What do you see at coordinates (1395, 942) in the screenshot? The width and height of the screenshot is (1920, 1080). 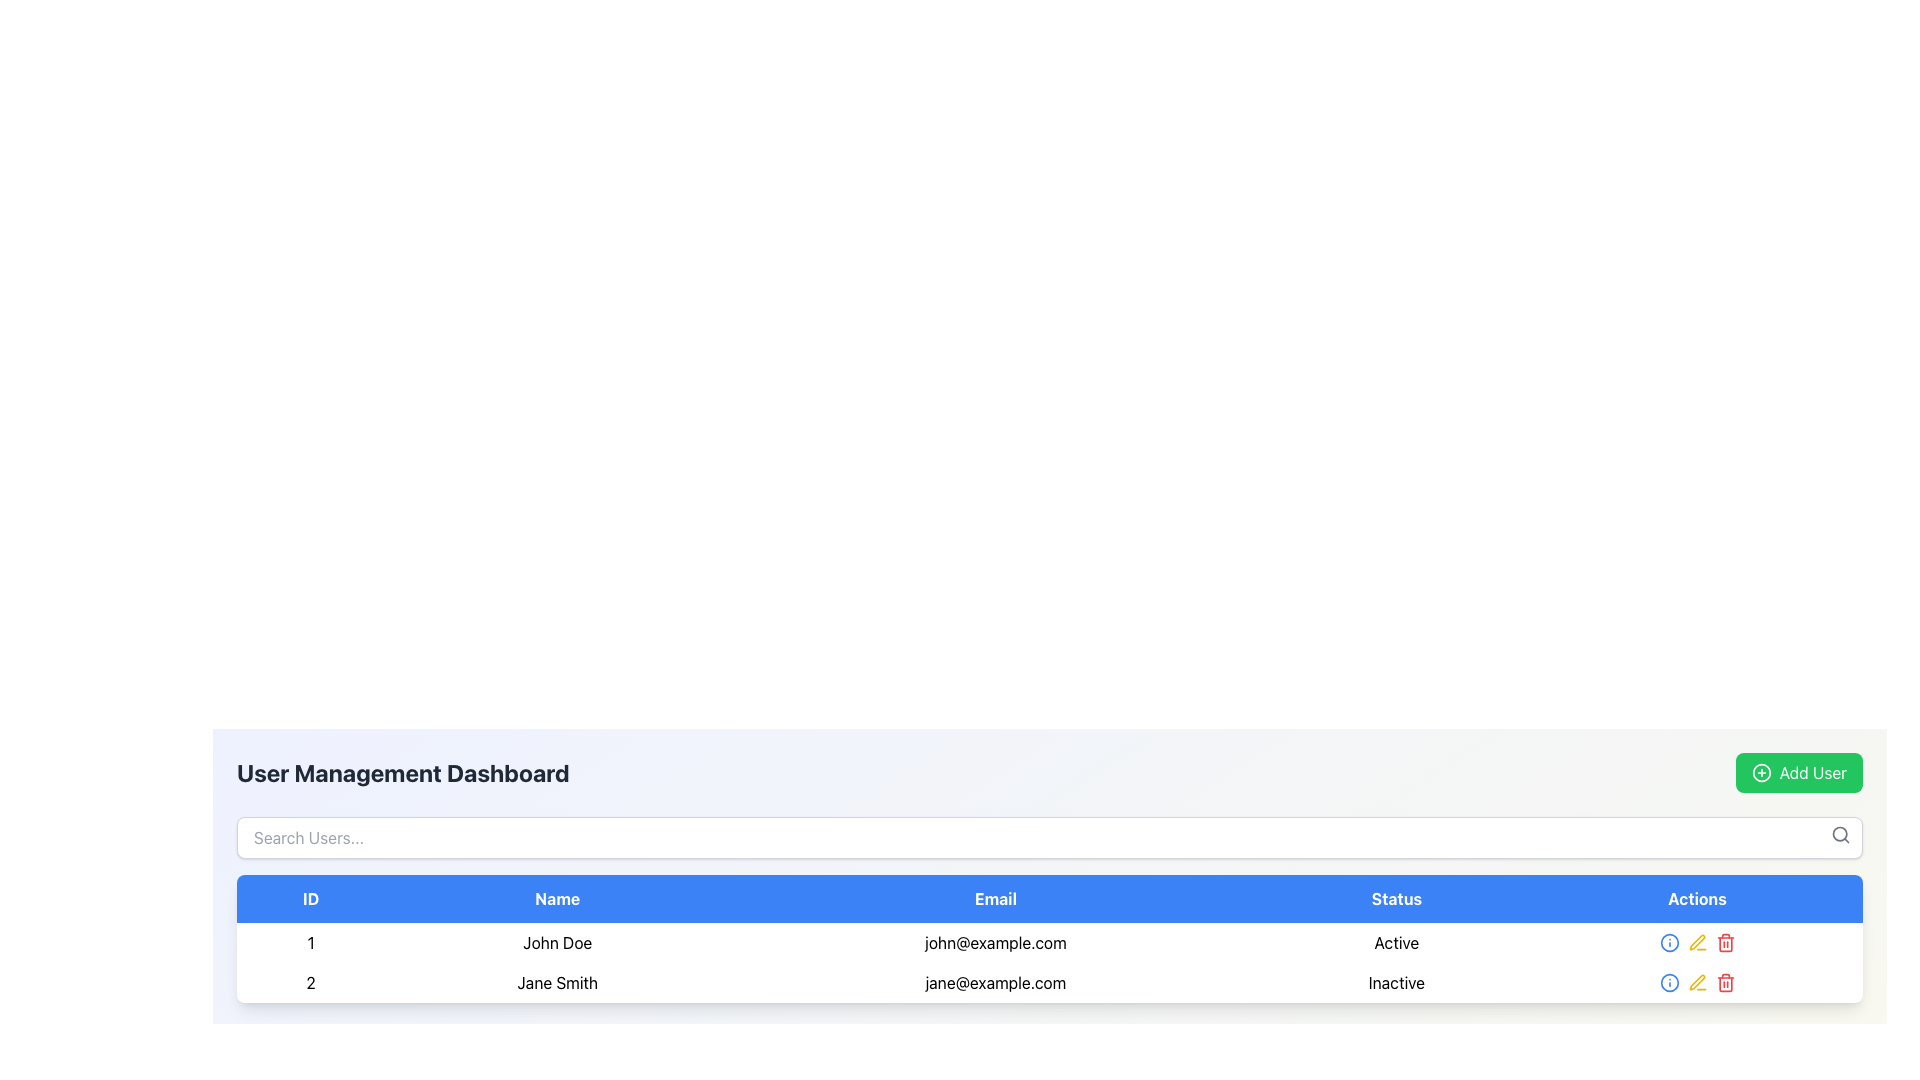 I see `the informational text label indicating that 'John Doe' is currently active, located in the fourth column labeled 'Status' of the first row in the table` at bounding box center [1395, 942].